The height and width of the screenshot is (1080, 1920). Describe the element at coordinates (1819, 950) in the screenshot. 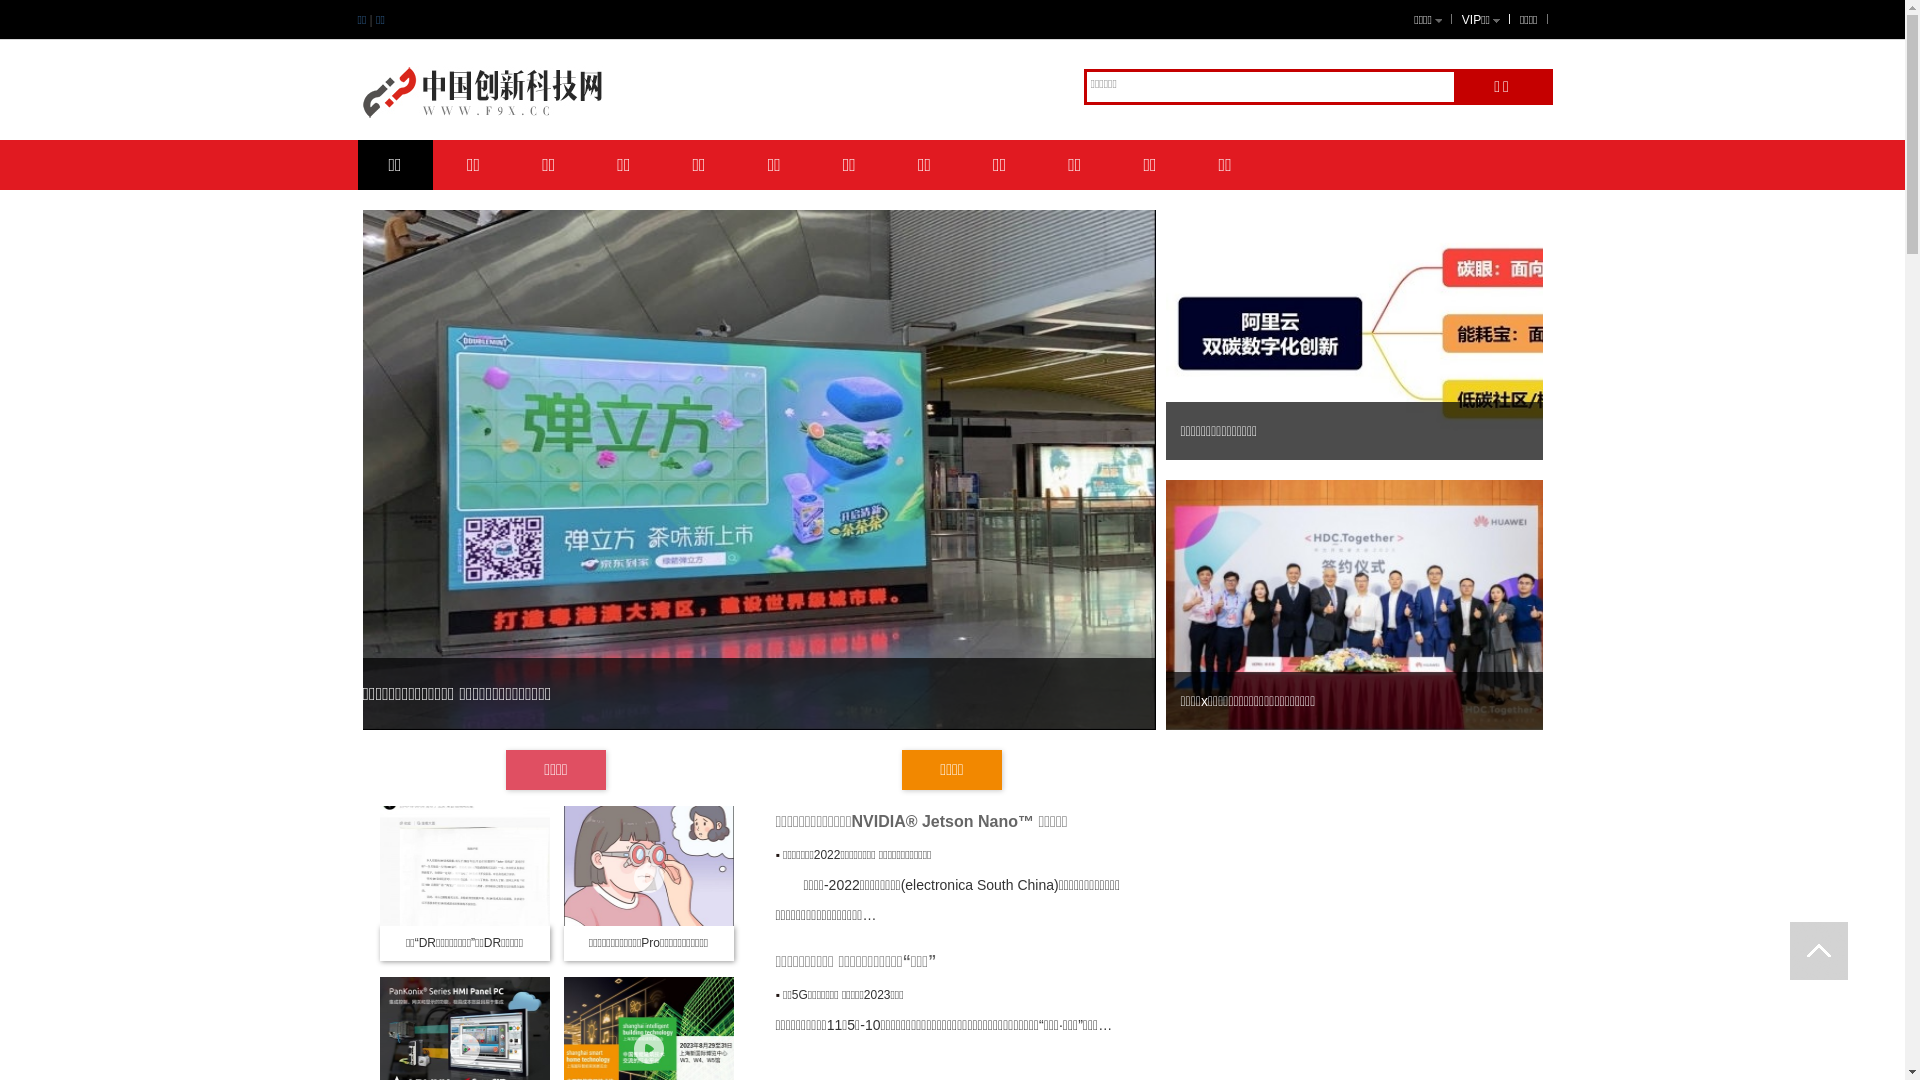

I see `' '` at that location.